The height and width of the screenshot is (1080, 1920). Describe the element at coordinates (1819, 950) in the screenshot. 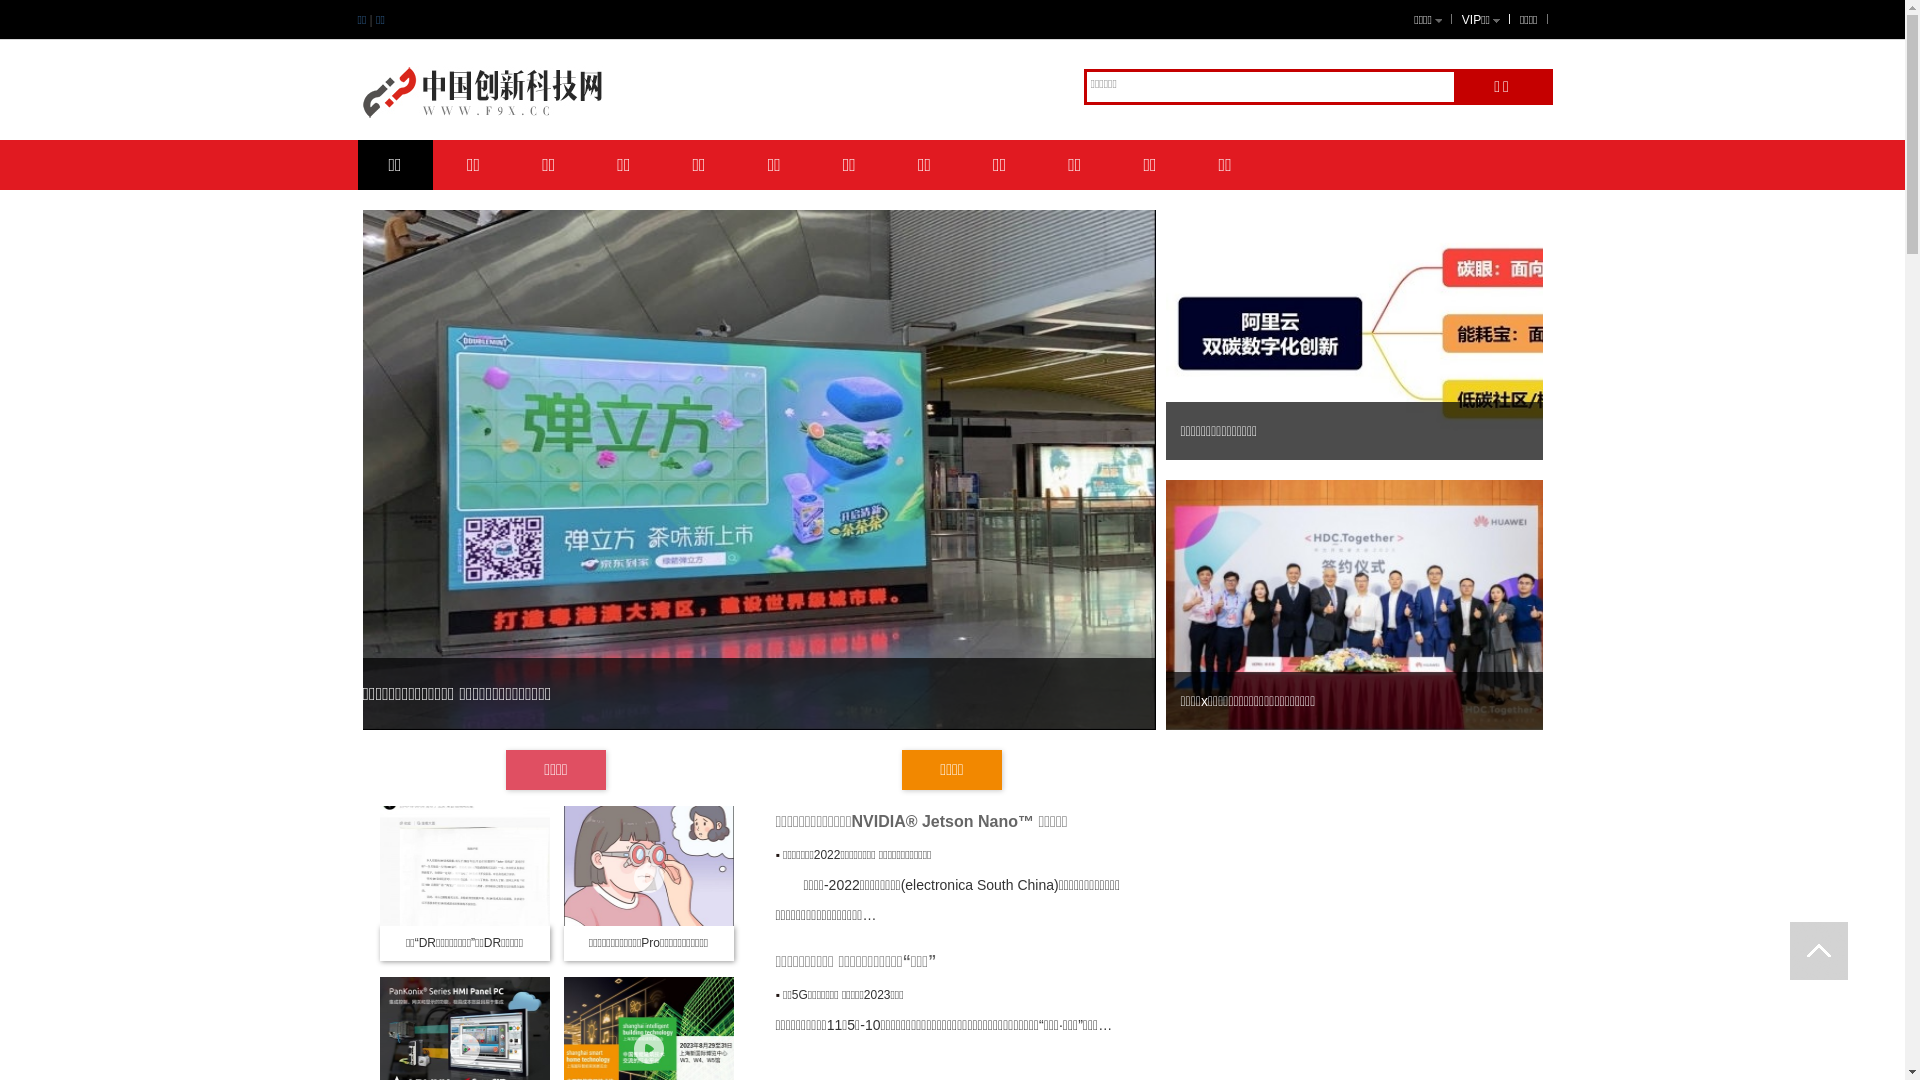

I see `' '` at that location.